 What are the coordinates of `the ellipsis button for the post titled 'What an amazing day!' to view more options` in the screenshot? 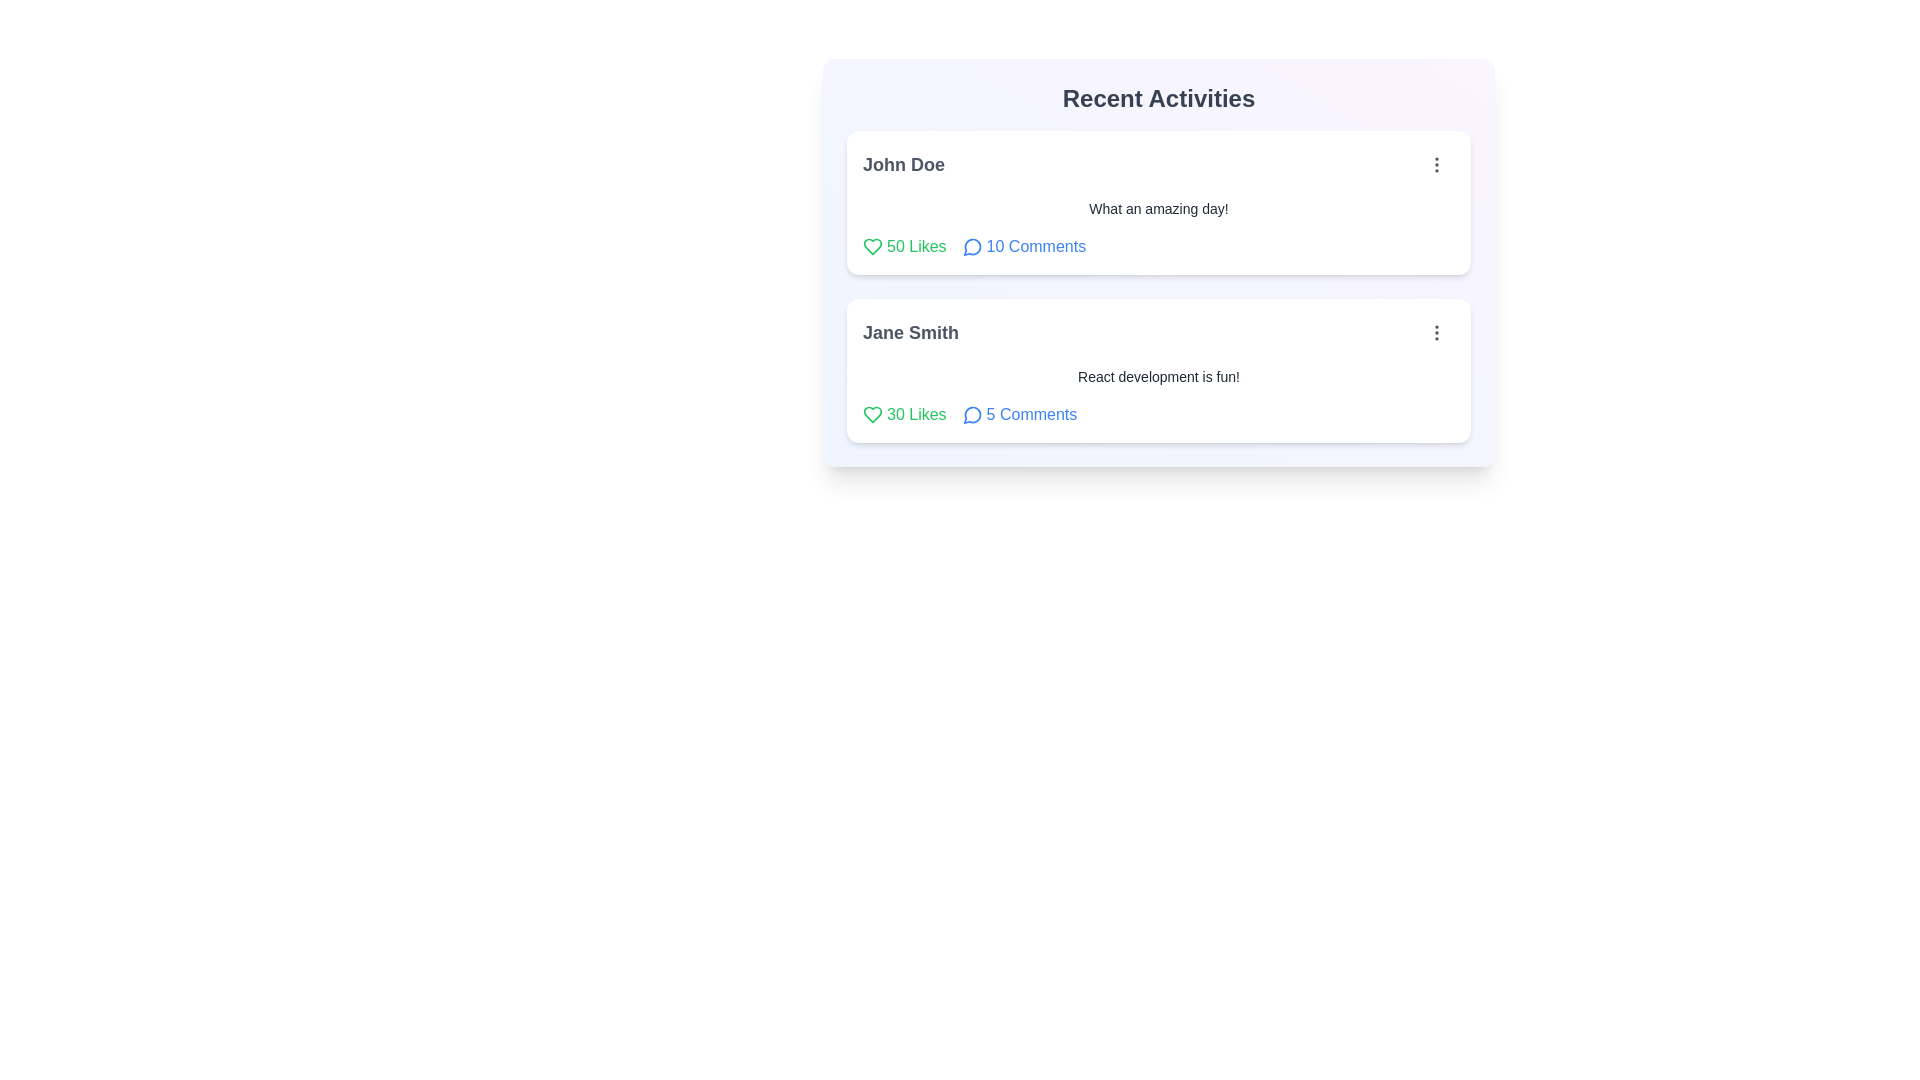 It's located at (1435, 164).